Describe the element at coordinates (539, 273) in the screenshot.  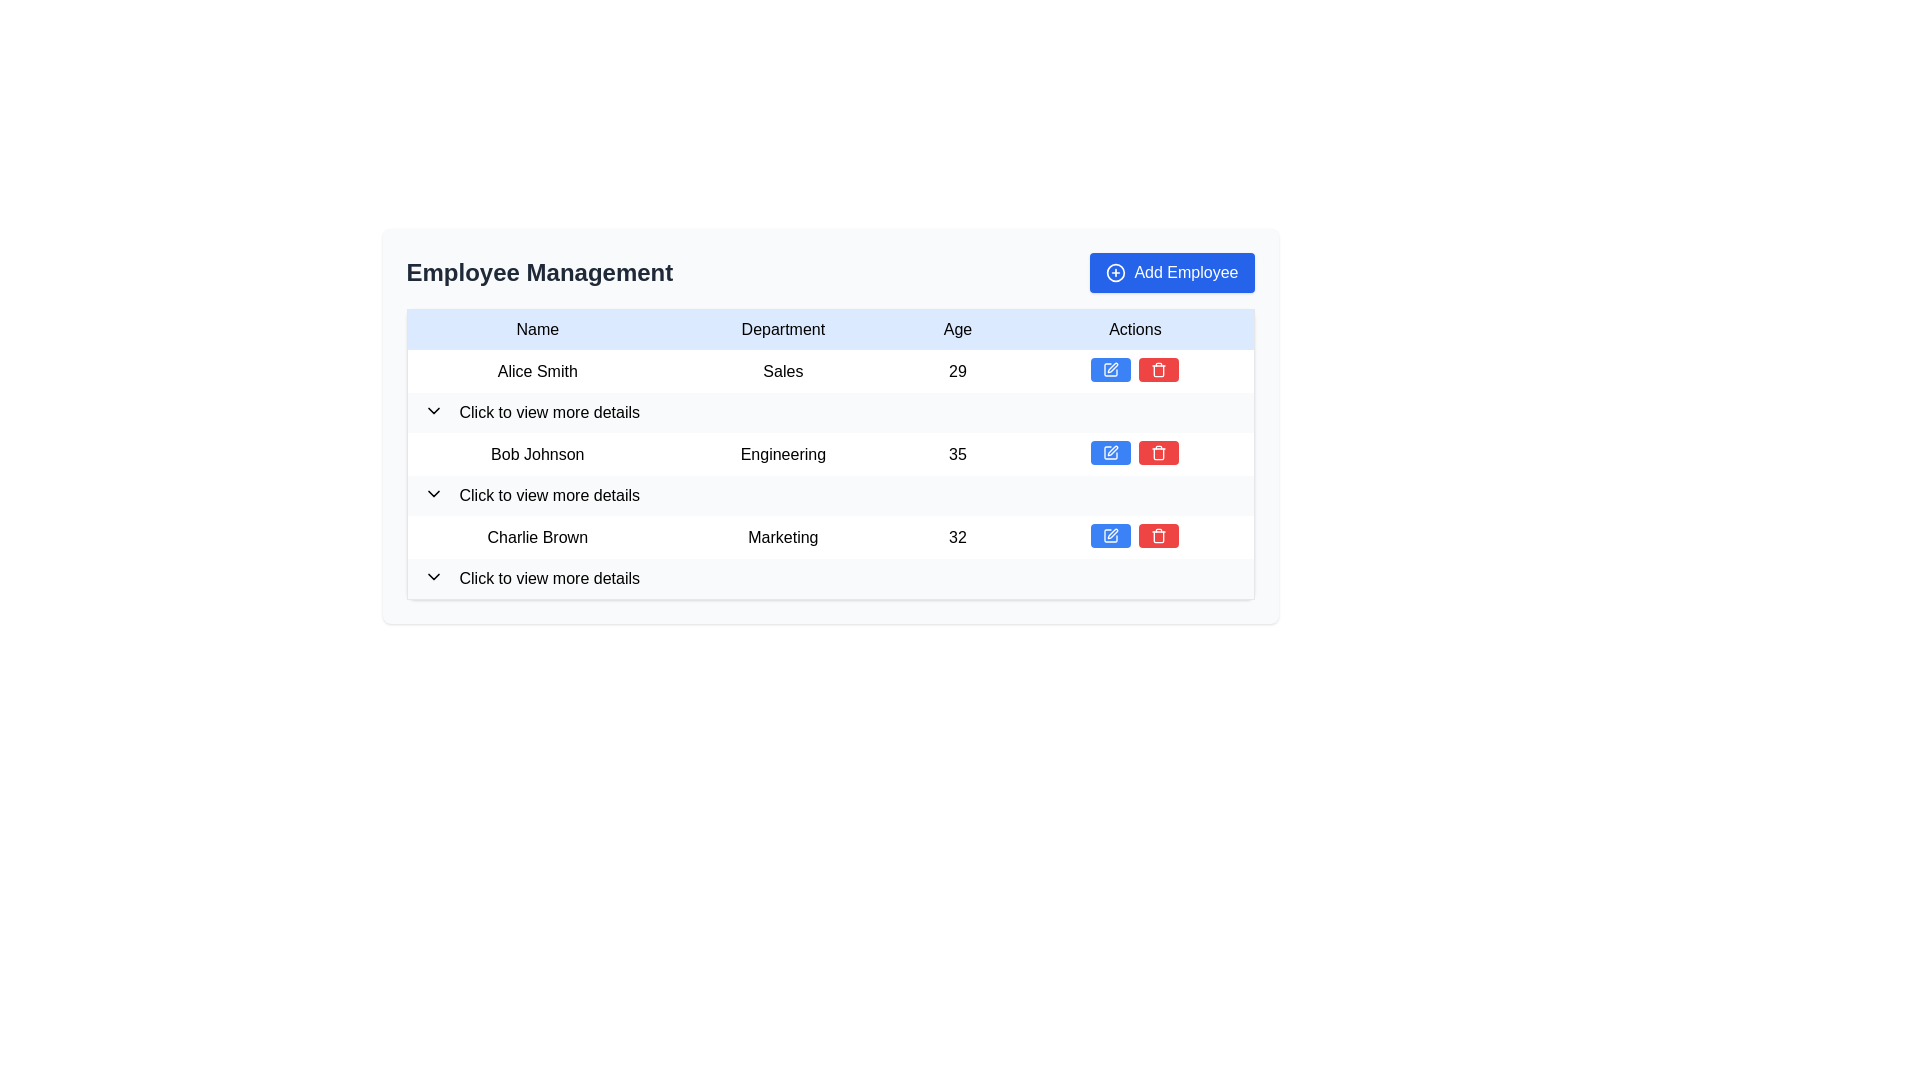
I see `the large, bold, dark gray text labeled 'Employee Management', which is located to the left of the 'Add Employee' button` at that location.